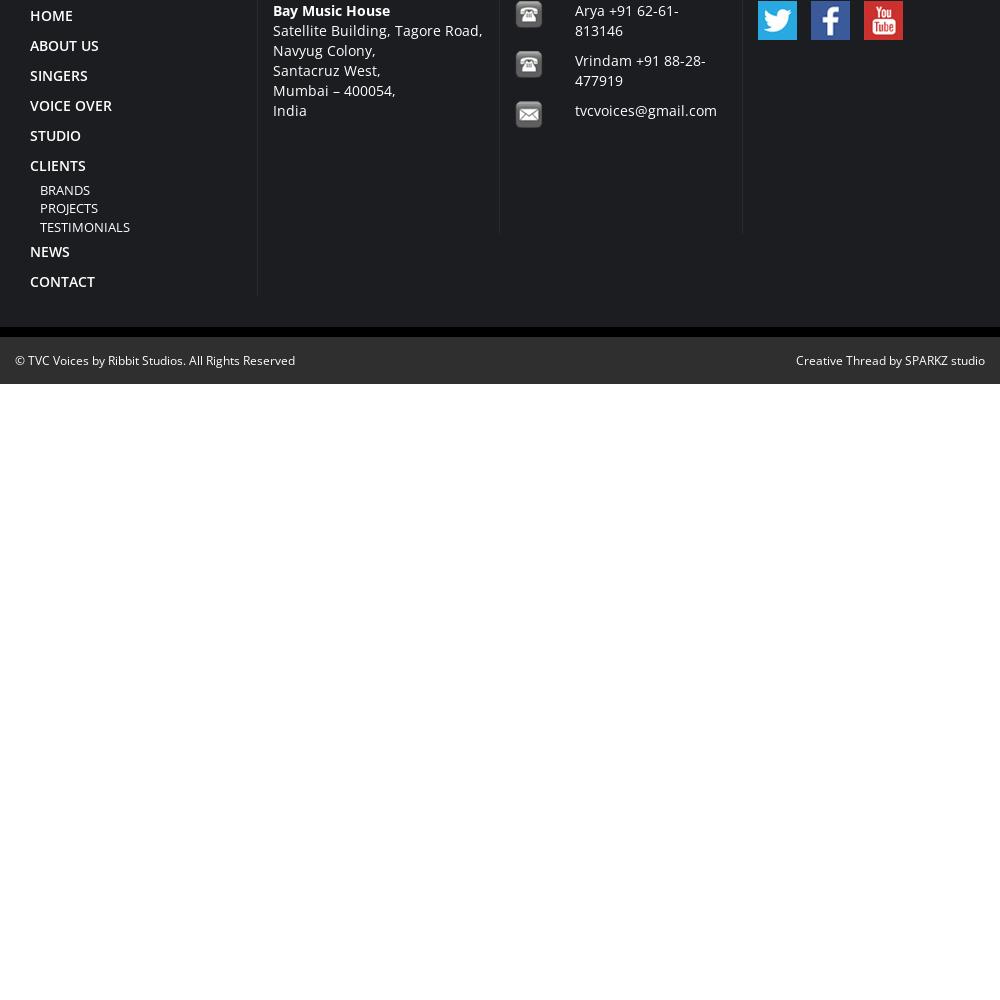 The width and height of the screenshot is (1000, 1000). Describe the element at coordinates (640, 68) in the screenshot. I see `'Vrindam +91 88-28-477919'` at that location.